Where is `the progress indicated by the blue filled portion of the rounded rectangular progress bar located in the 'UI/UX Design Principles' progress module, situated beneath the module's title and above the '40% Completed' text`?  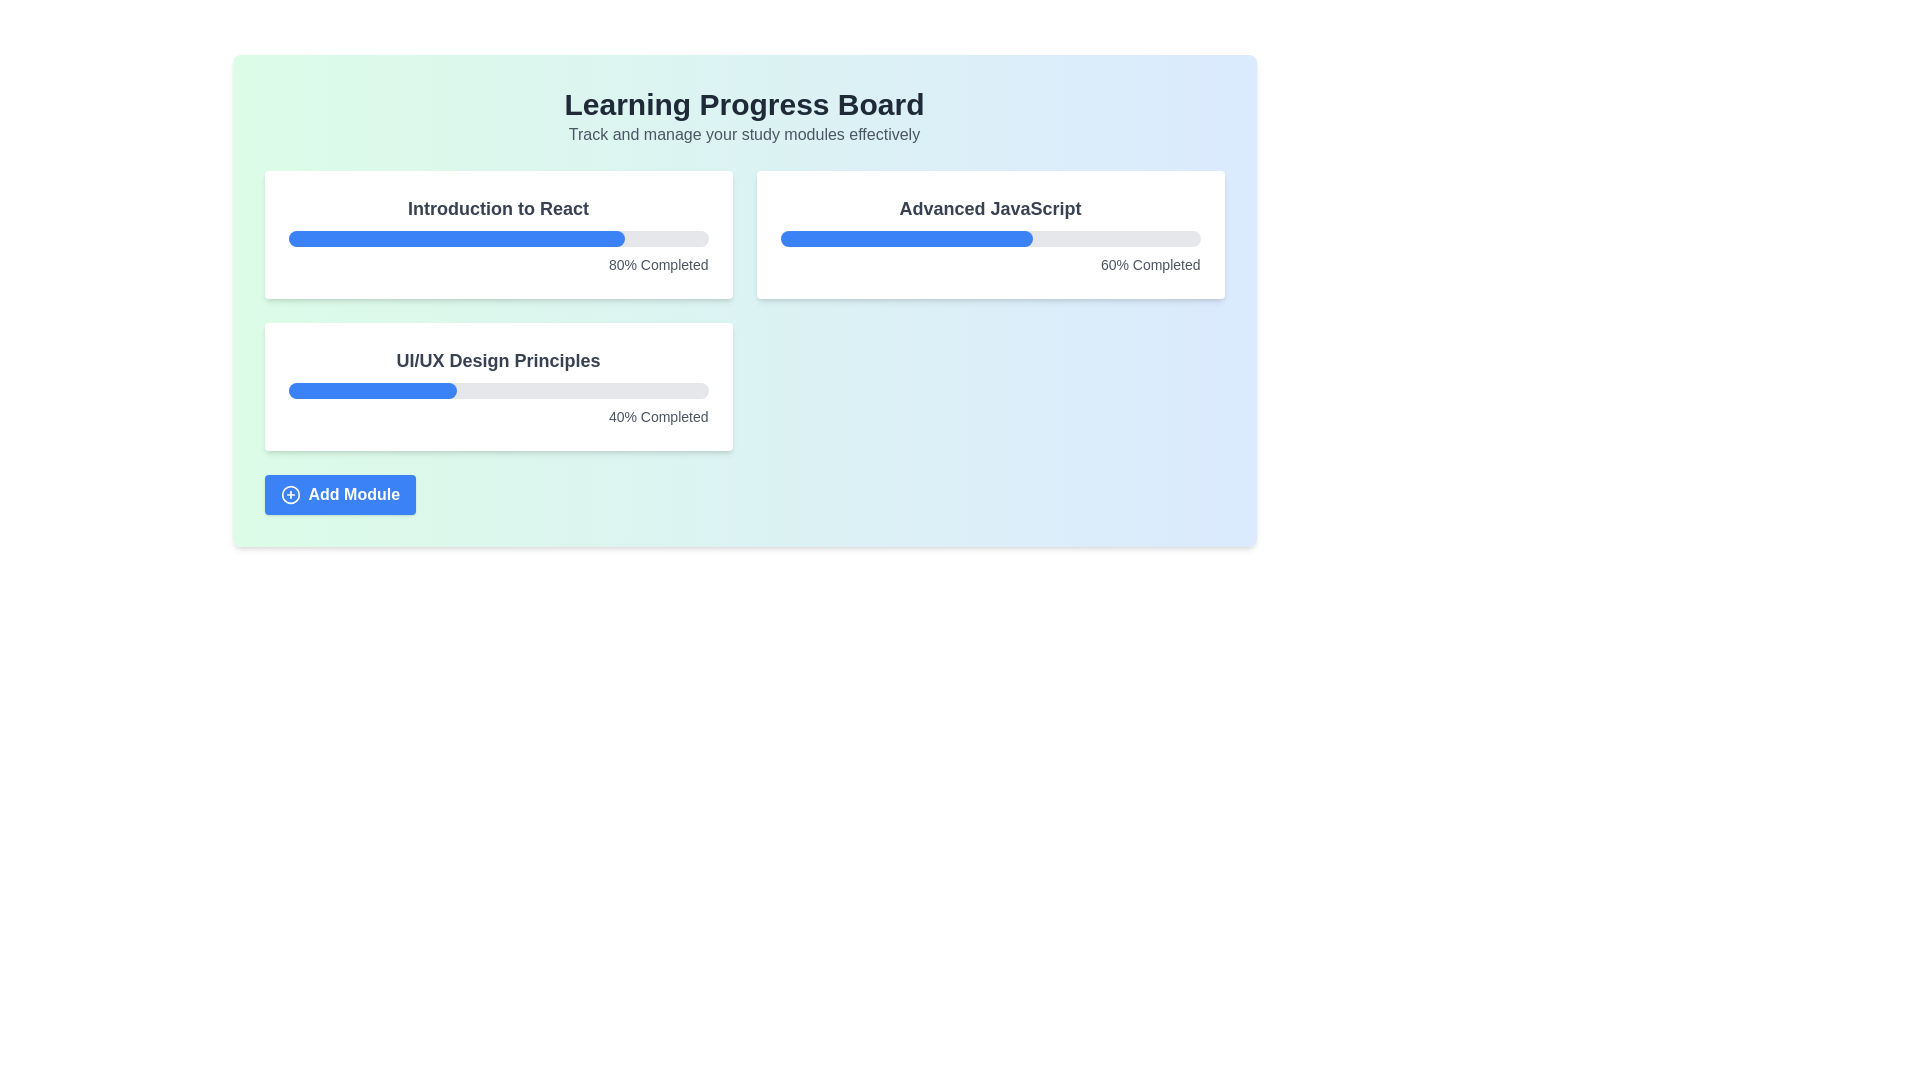 the progress indicated by the blue filled portion of the rounded rectangular progress bar located in the 'UI/UX Design Principles' progress module, situated beneath the module's title and above the '40% Completed' text is located at coordinates (498, 390).